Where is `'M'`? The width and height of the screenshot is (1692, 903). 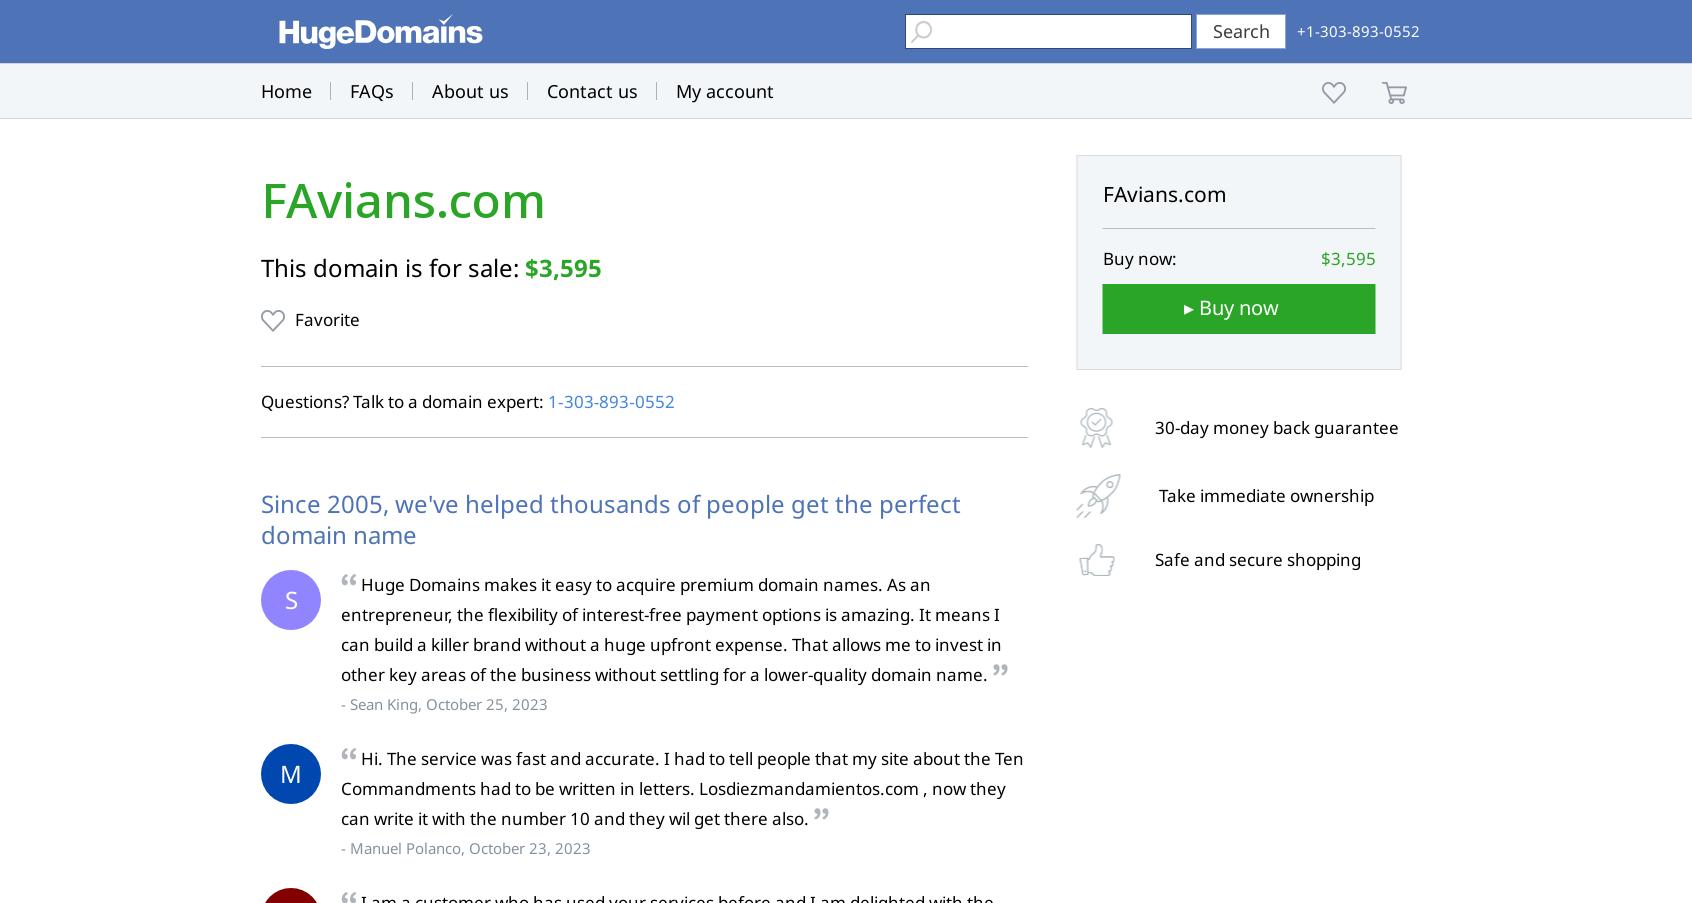
'M' is located at coordinates (290, 773).